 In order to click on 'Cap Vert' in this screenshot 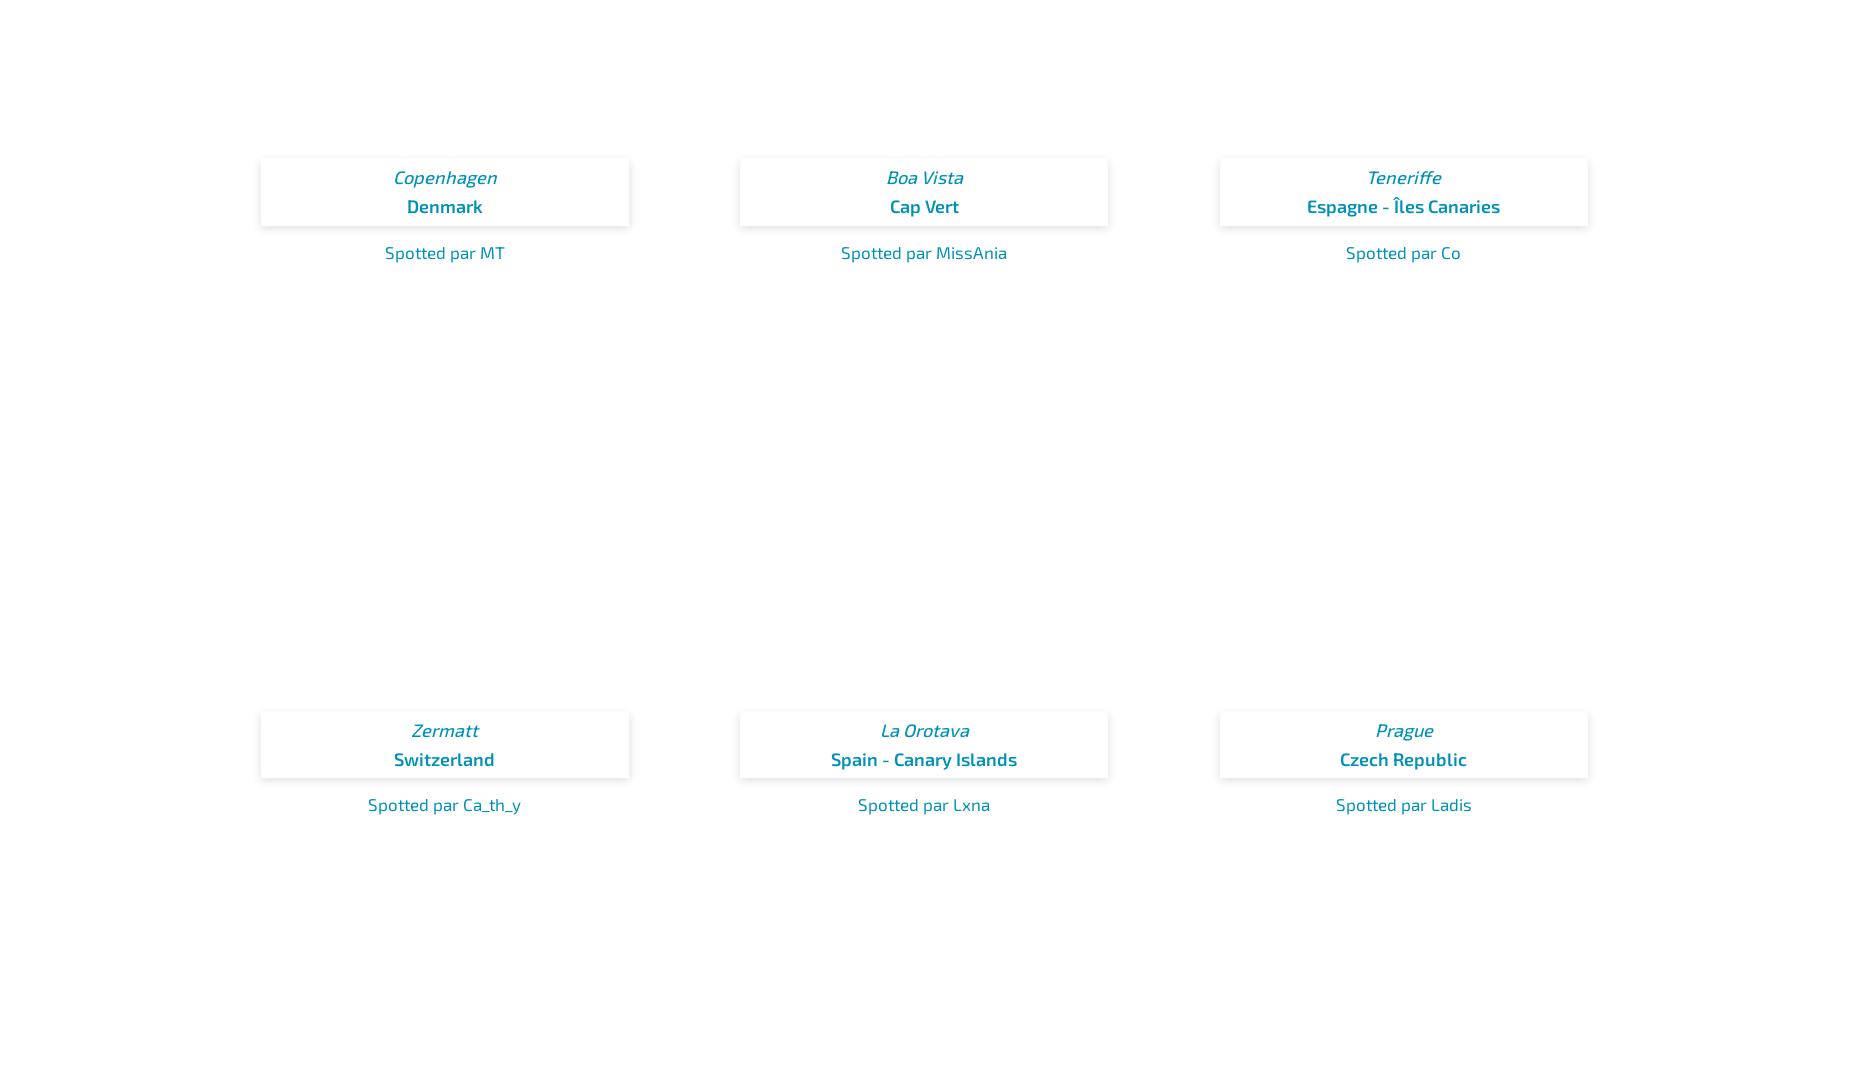, I will do `click(888, 205)`.